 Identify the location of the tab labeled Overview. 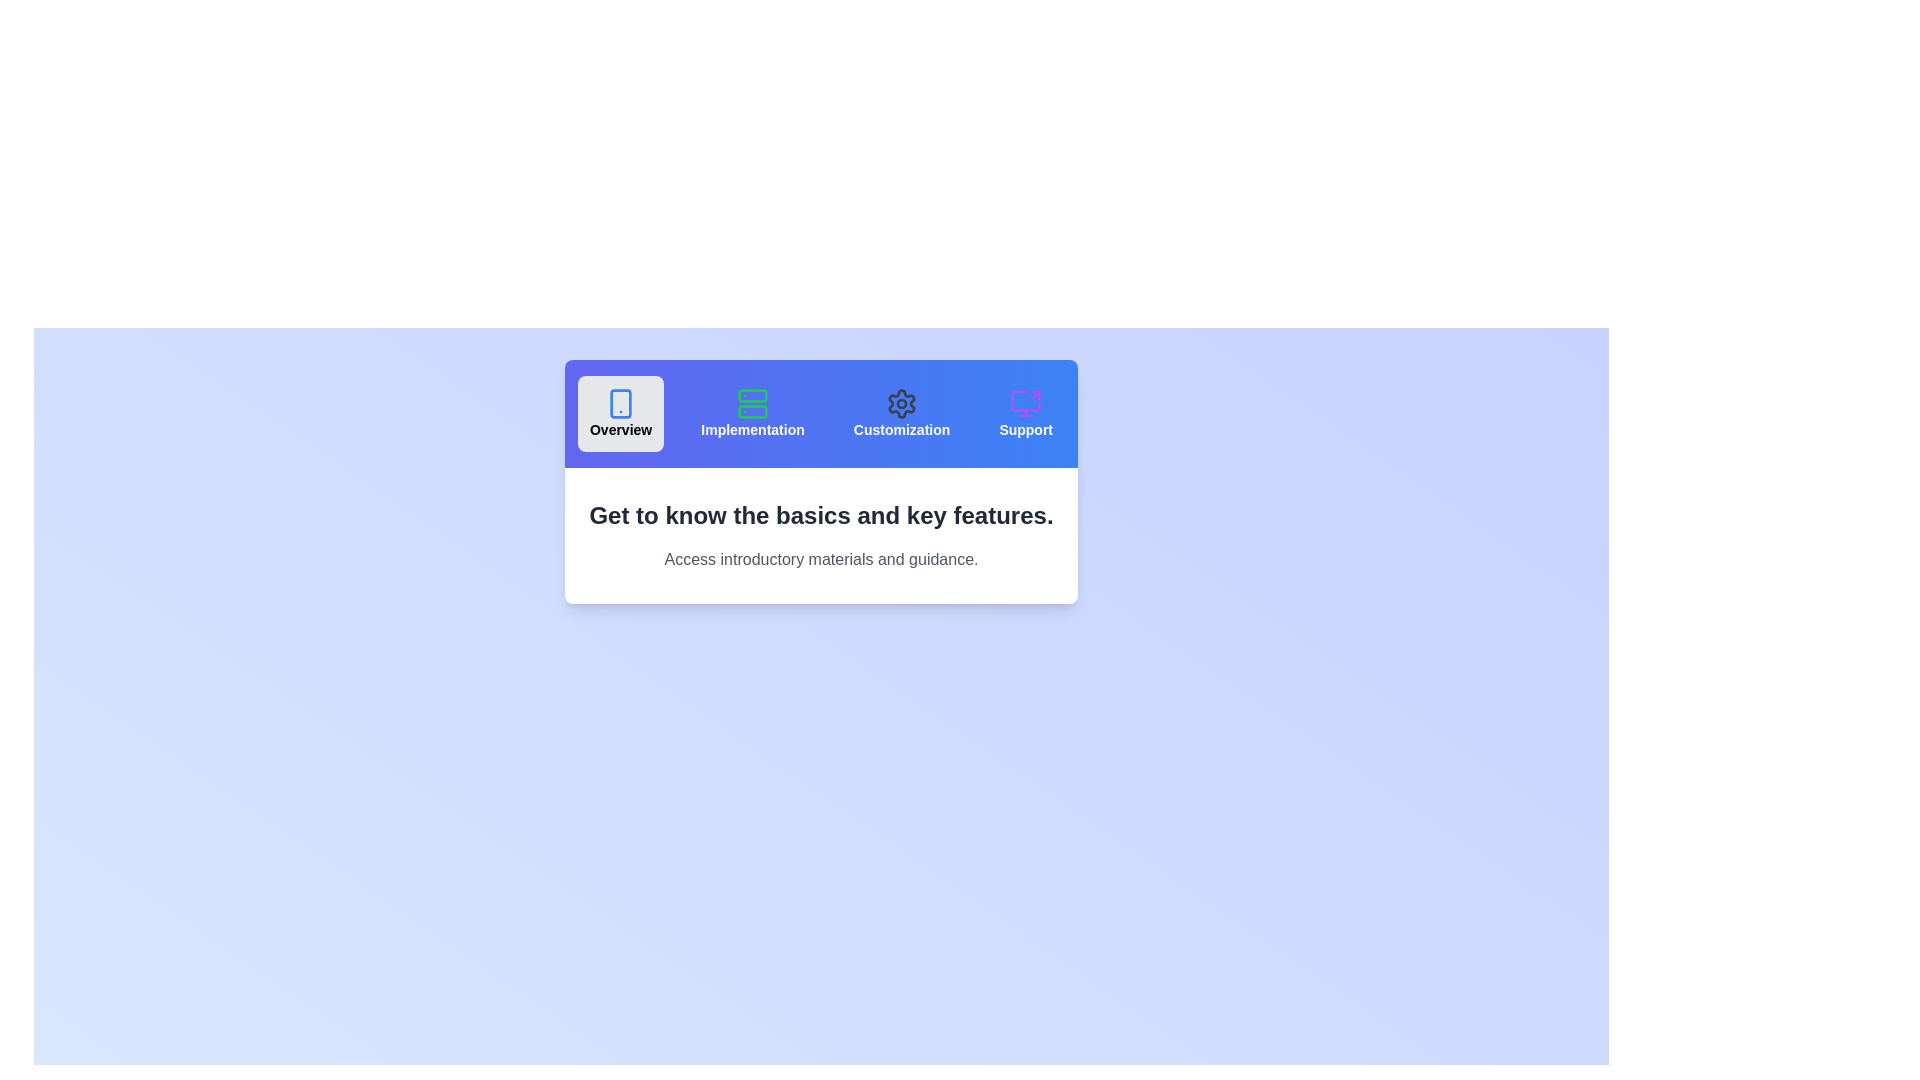
(619, 412).